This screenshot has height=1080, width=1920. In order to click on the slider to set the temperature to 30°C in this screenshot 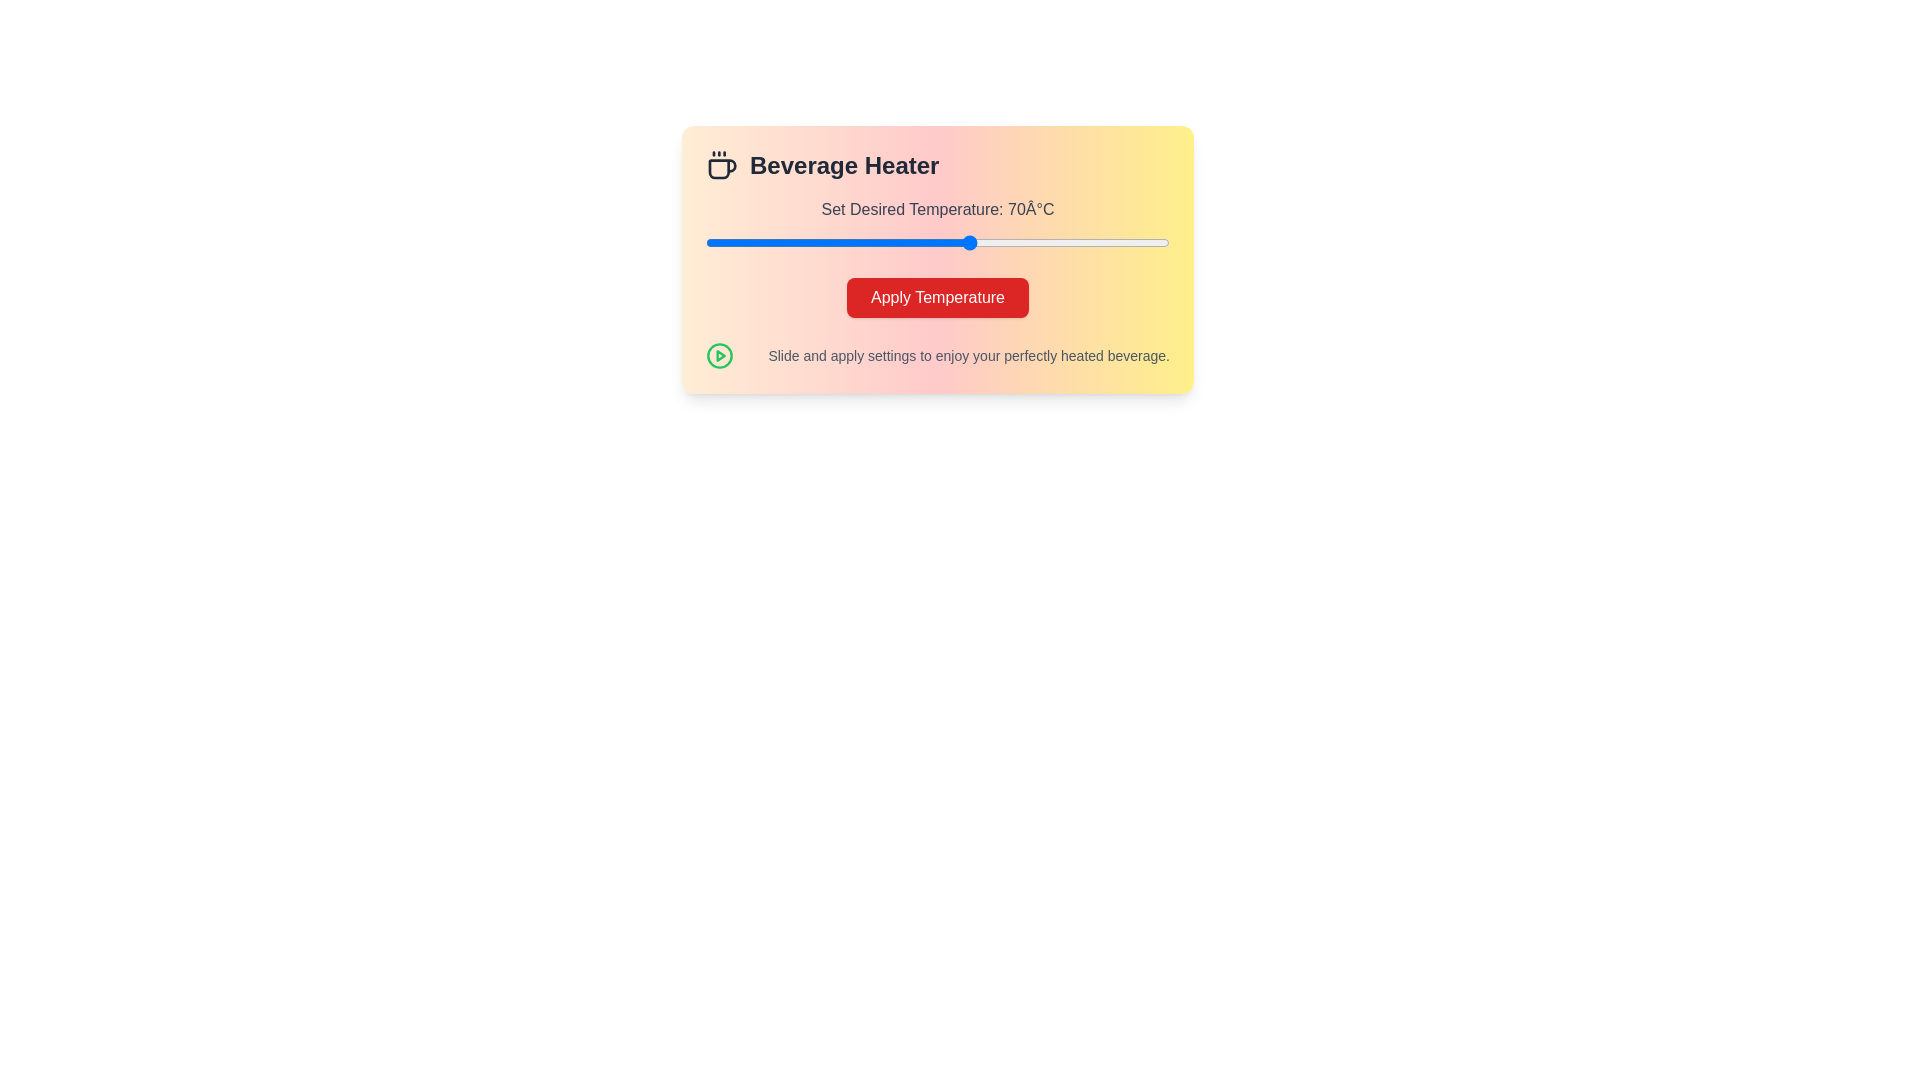, I will do `click(705, 242)`.